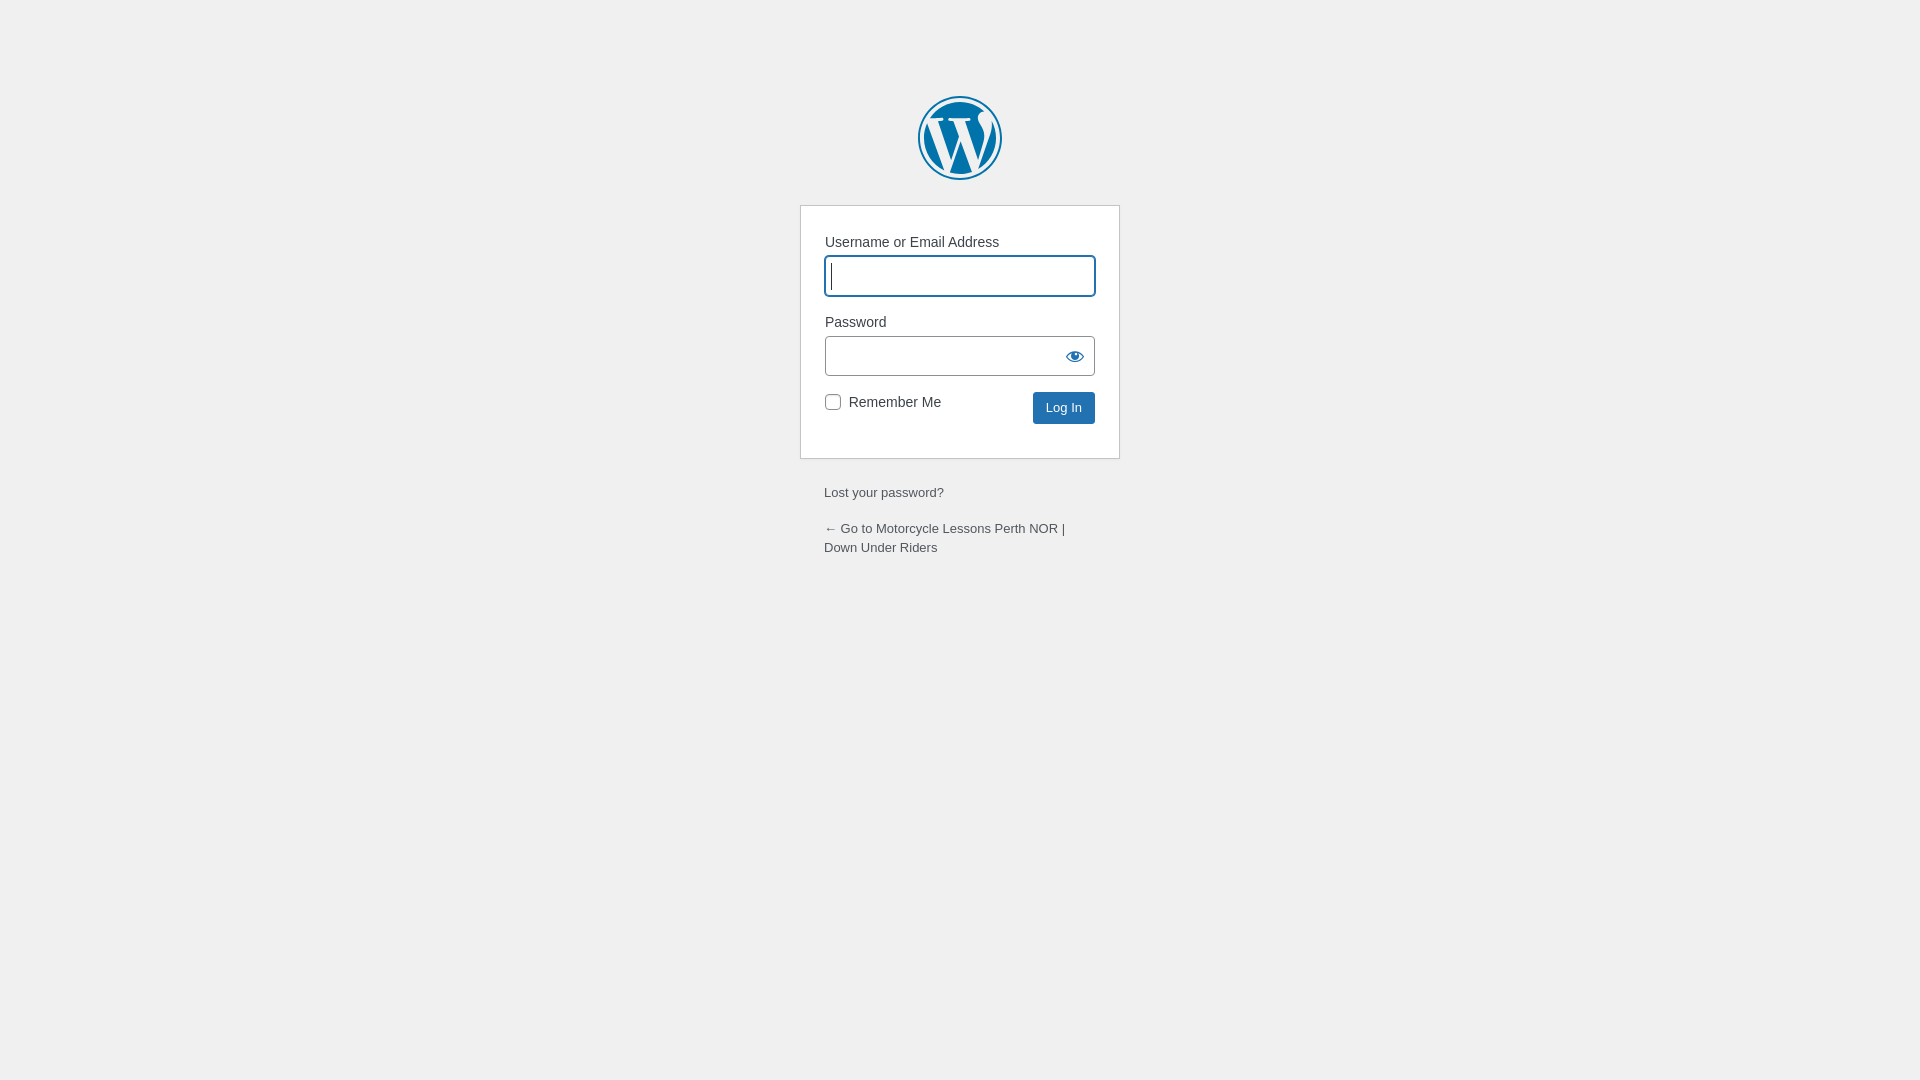 This screenshot has width=1920, height=1080. I want to click on 'Lost your password?', so click(882, 492).